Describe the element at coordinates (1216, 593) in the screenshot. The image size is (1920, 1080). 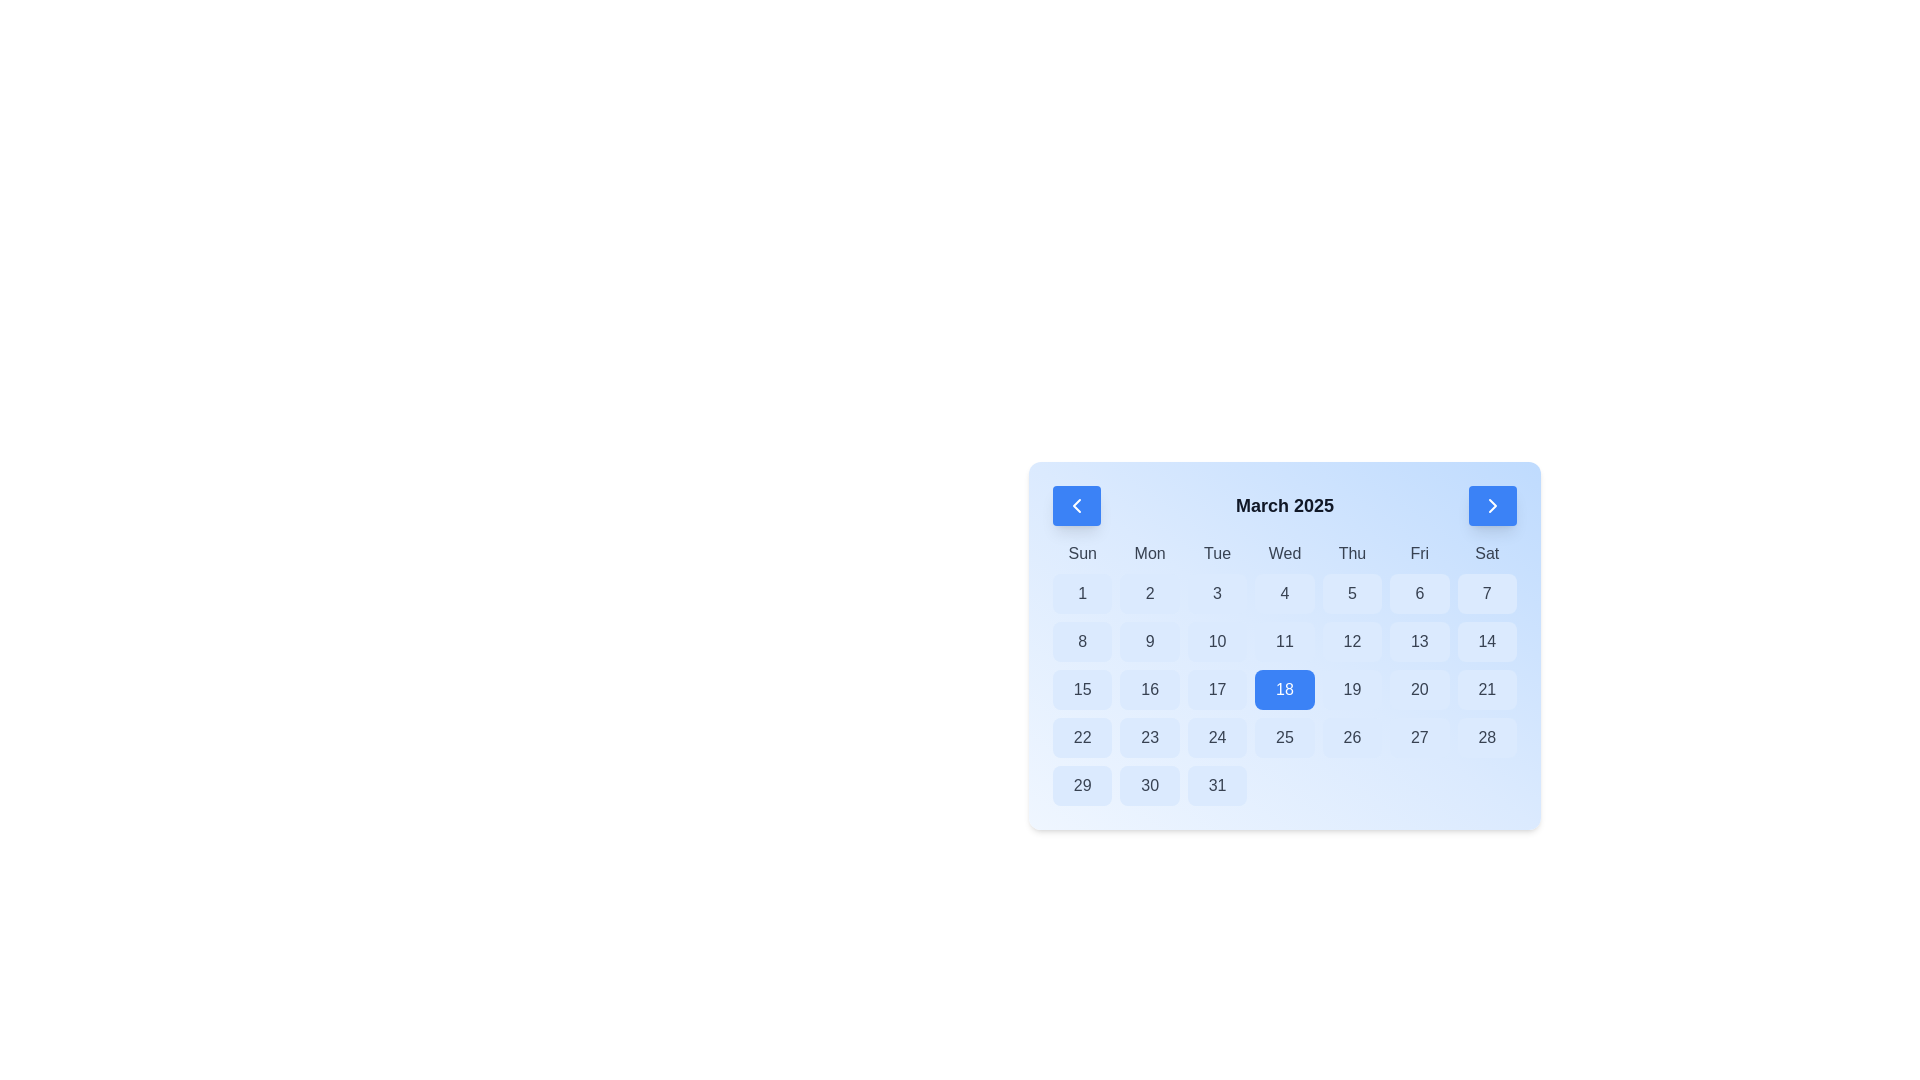
I see `the square button with rounded corners and a light blue background that contains the number '3' in bold, dark text, located in the top row of the calendar interface under the day label 'Tue'` at that location.